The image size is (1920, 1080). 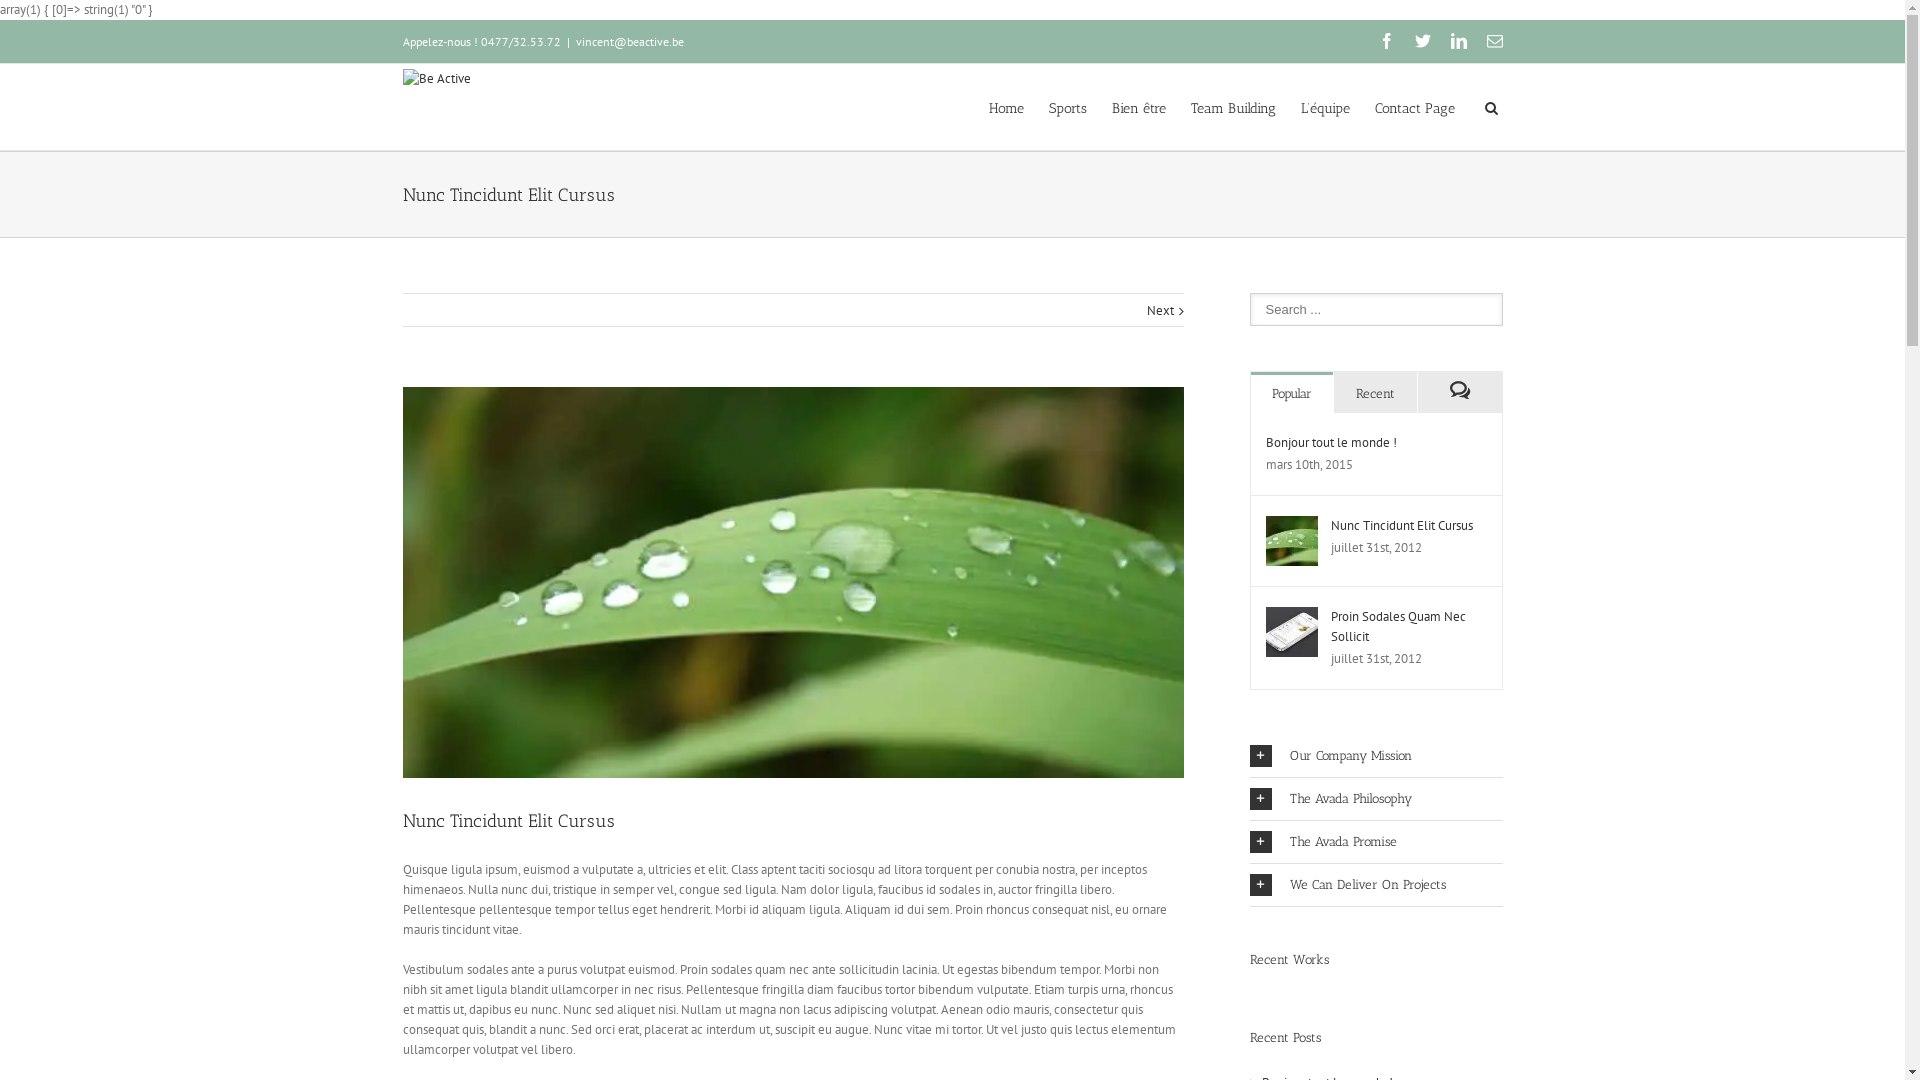 What do you see at coordinates (1420, 41) in the screenshot?
I see `'Twitter'` at bounding box center [1420, 41].